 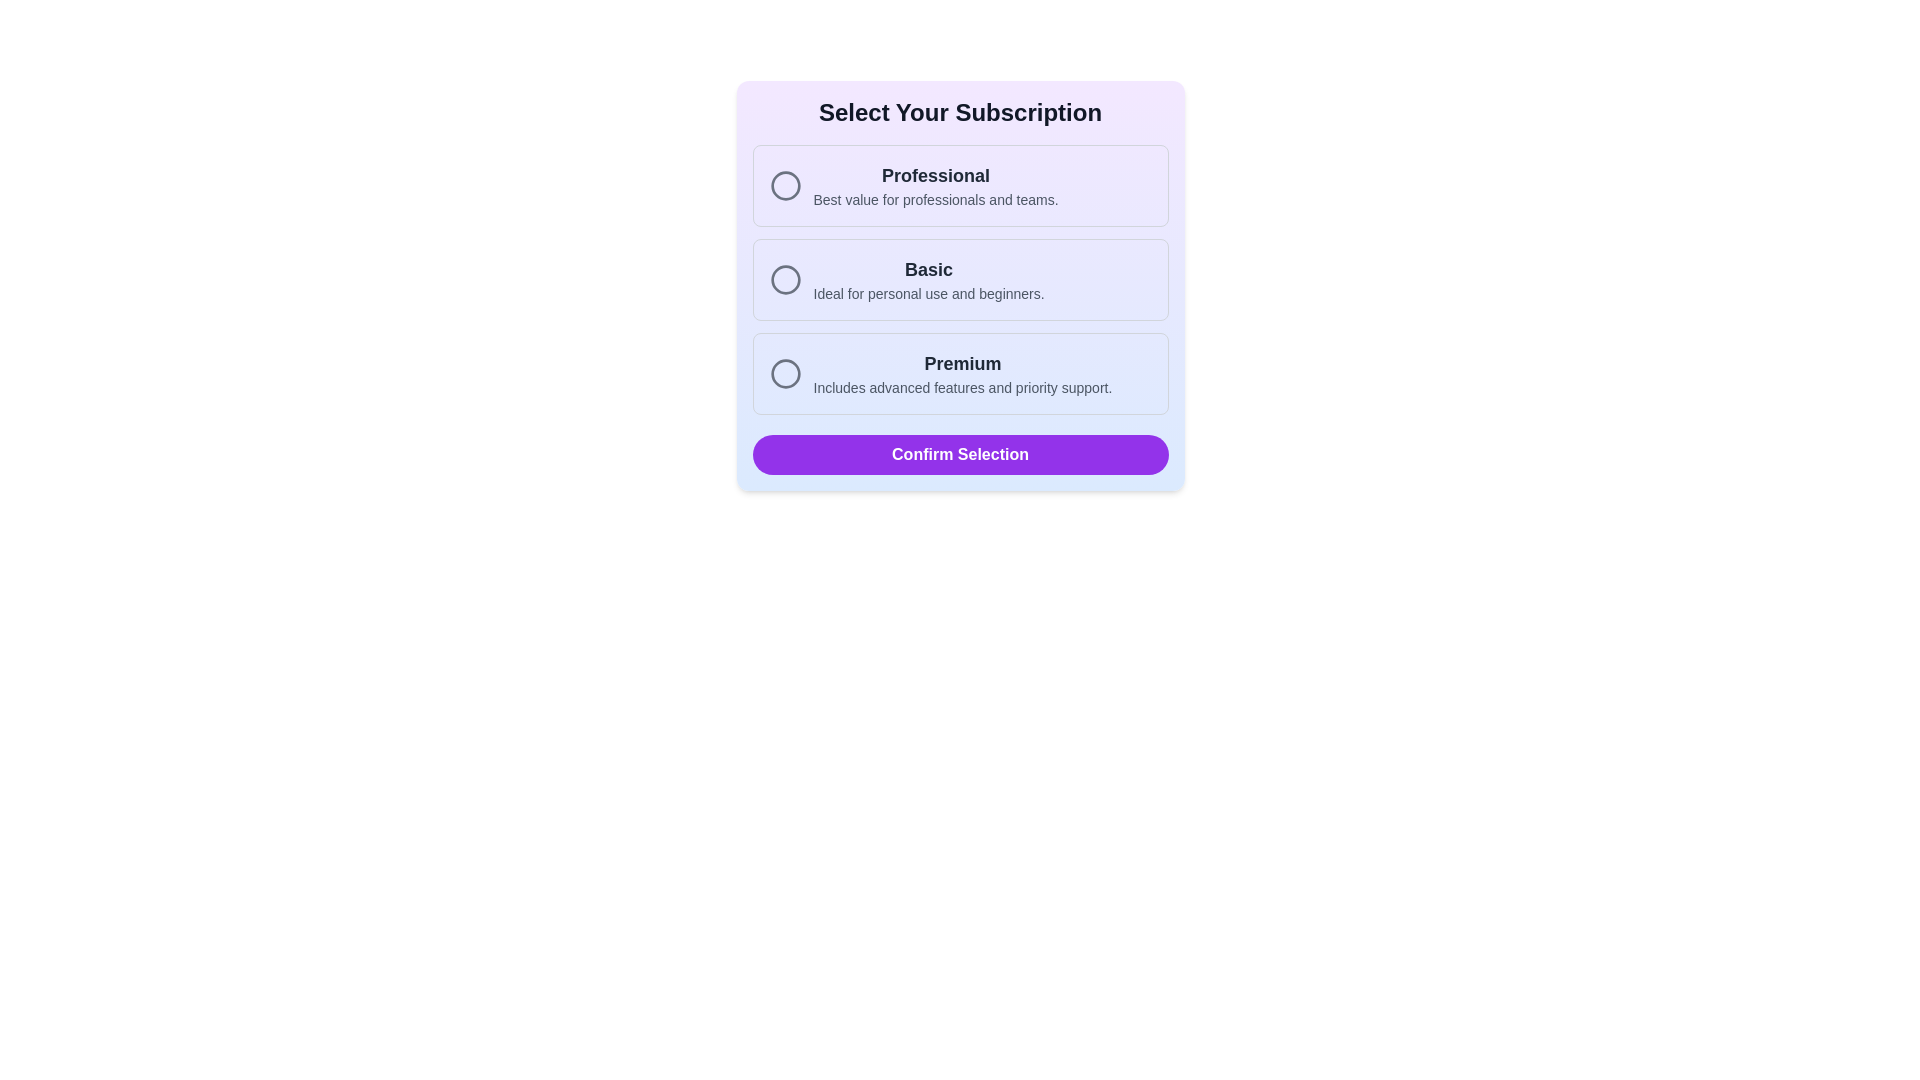 I want to click on the 'Professional' subscription option label, which provides details about this subscription tier, located in the second row of the subscription options list, so click(x=935, y=185).